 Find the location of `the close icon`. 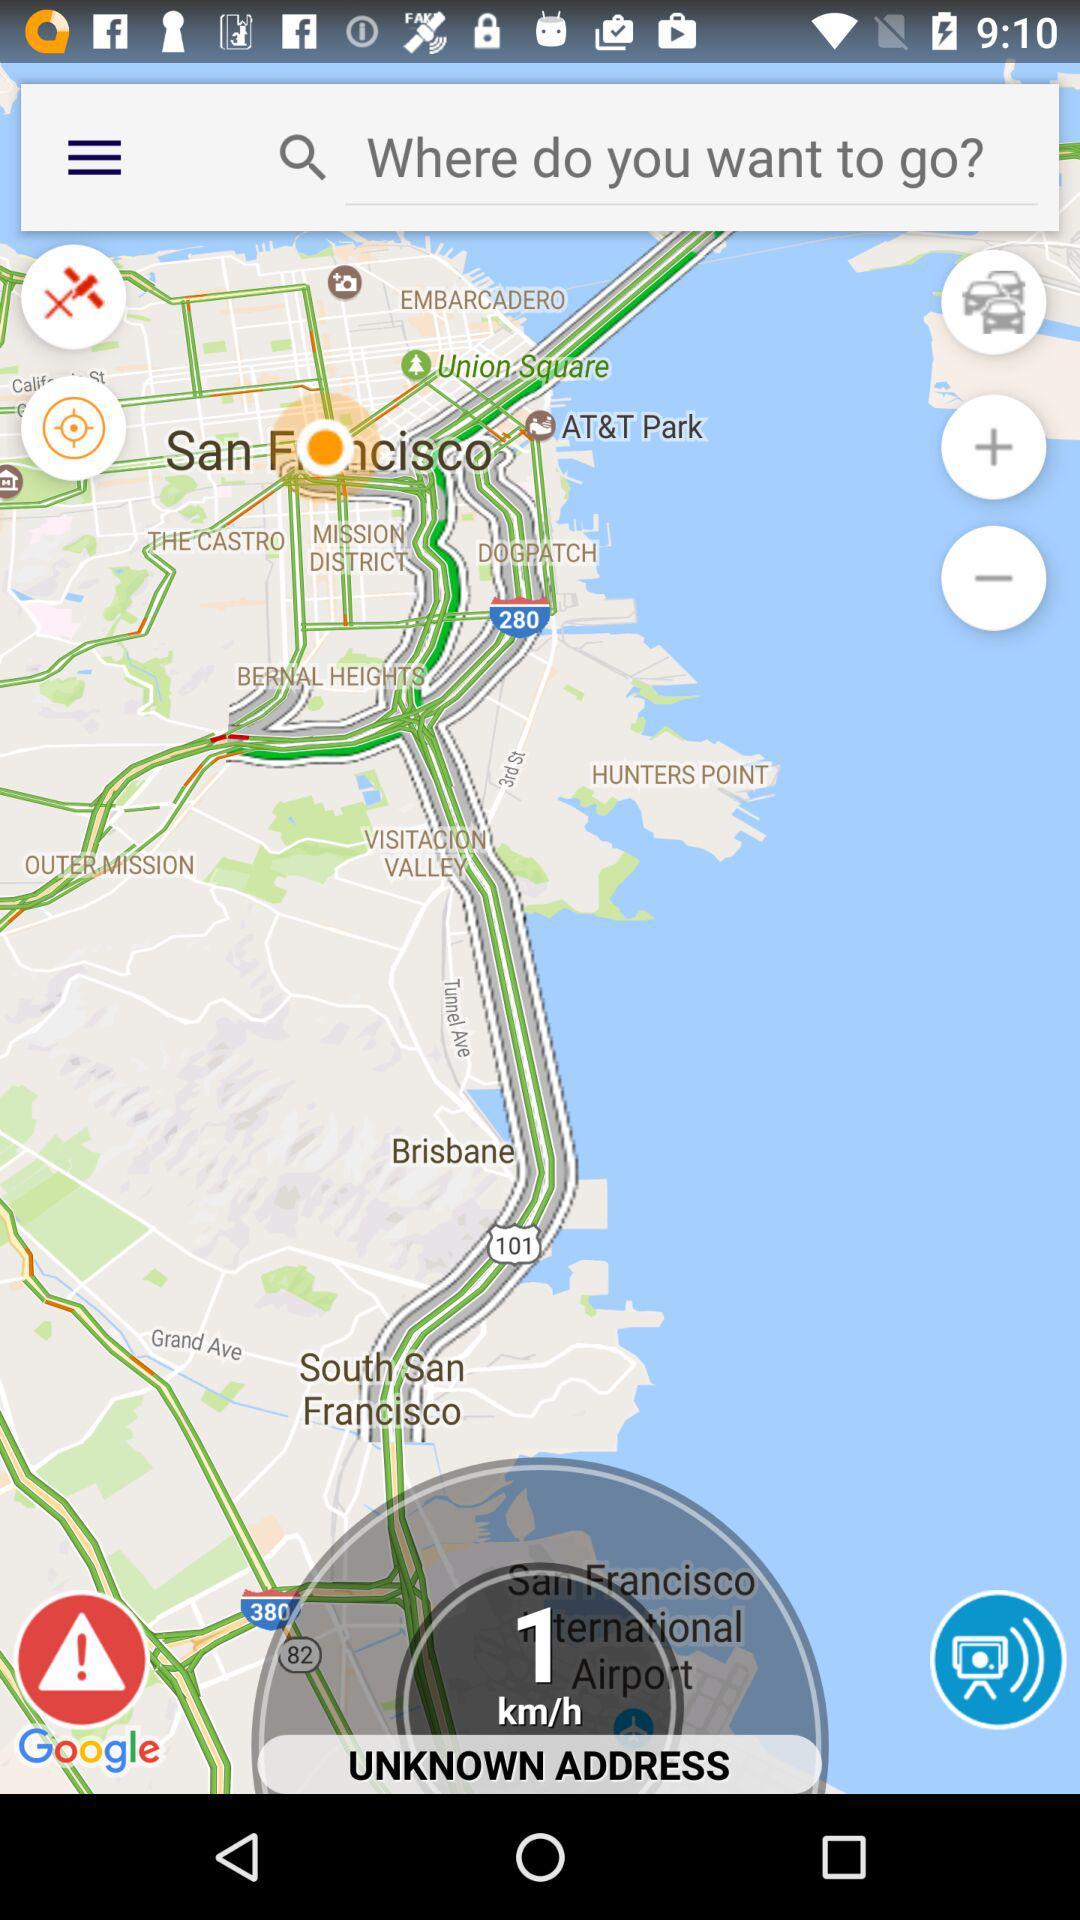

the close icon is located at coordinates (72, 316).